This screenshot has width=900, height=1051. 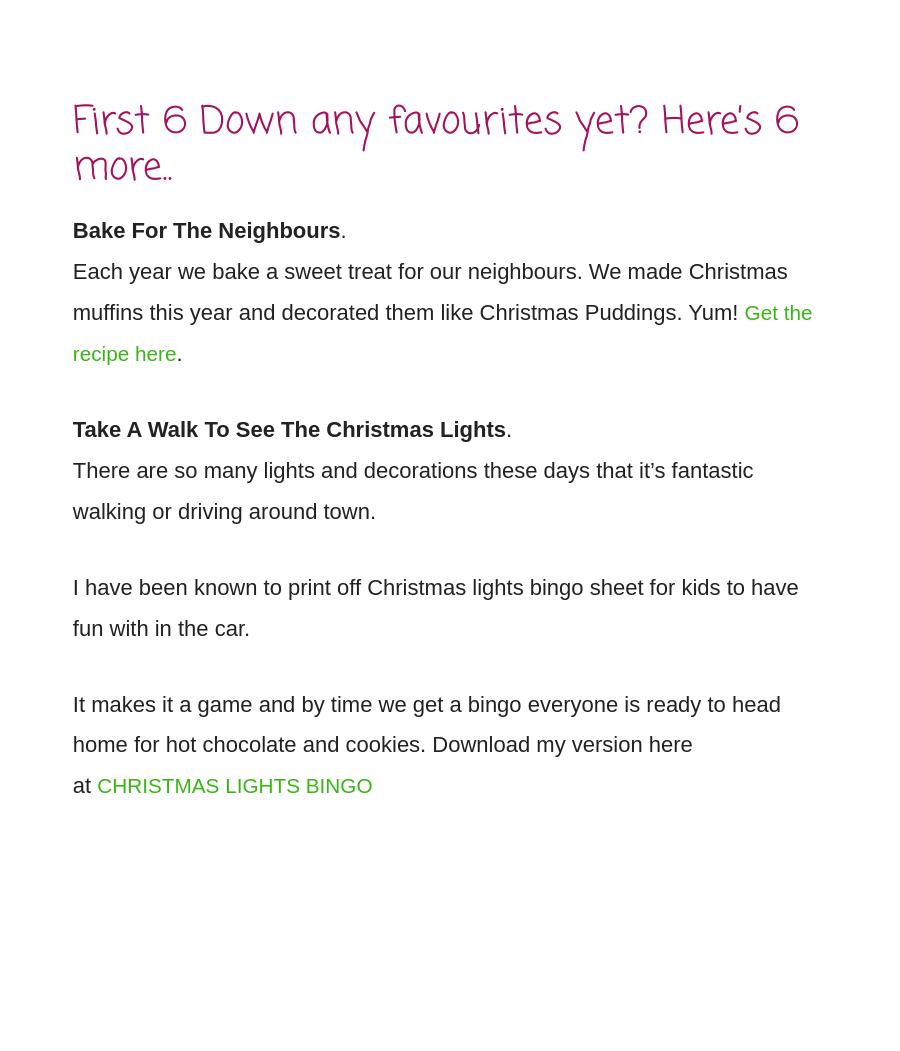 I want to click on 'It makes it a game and by time we get a bingo everyone is ready to head home for hot chocolate and cookies. Download my version here at', so click(x=425, y=732).